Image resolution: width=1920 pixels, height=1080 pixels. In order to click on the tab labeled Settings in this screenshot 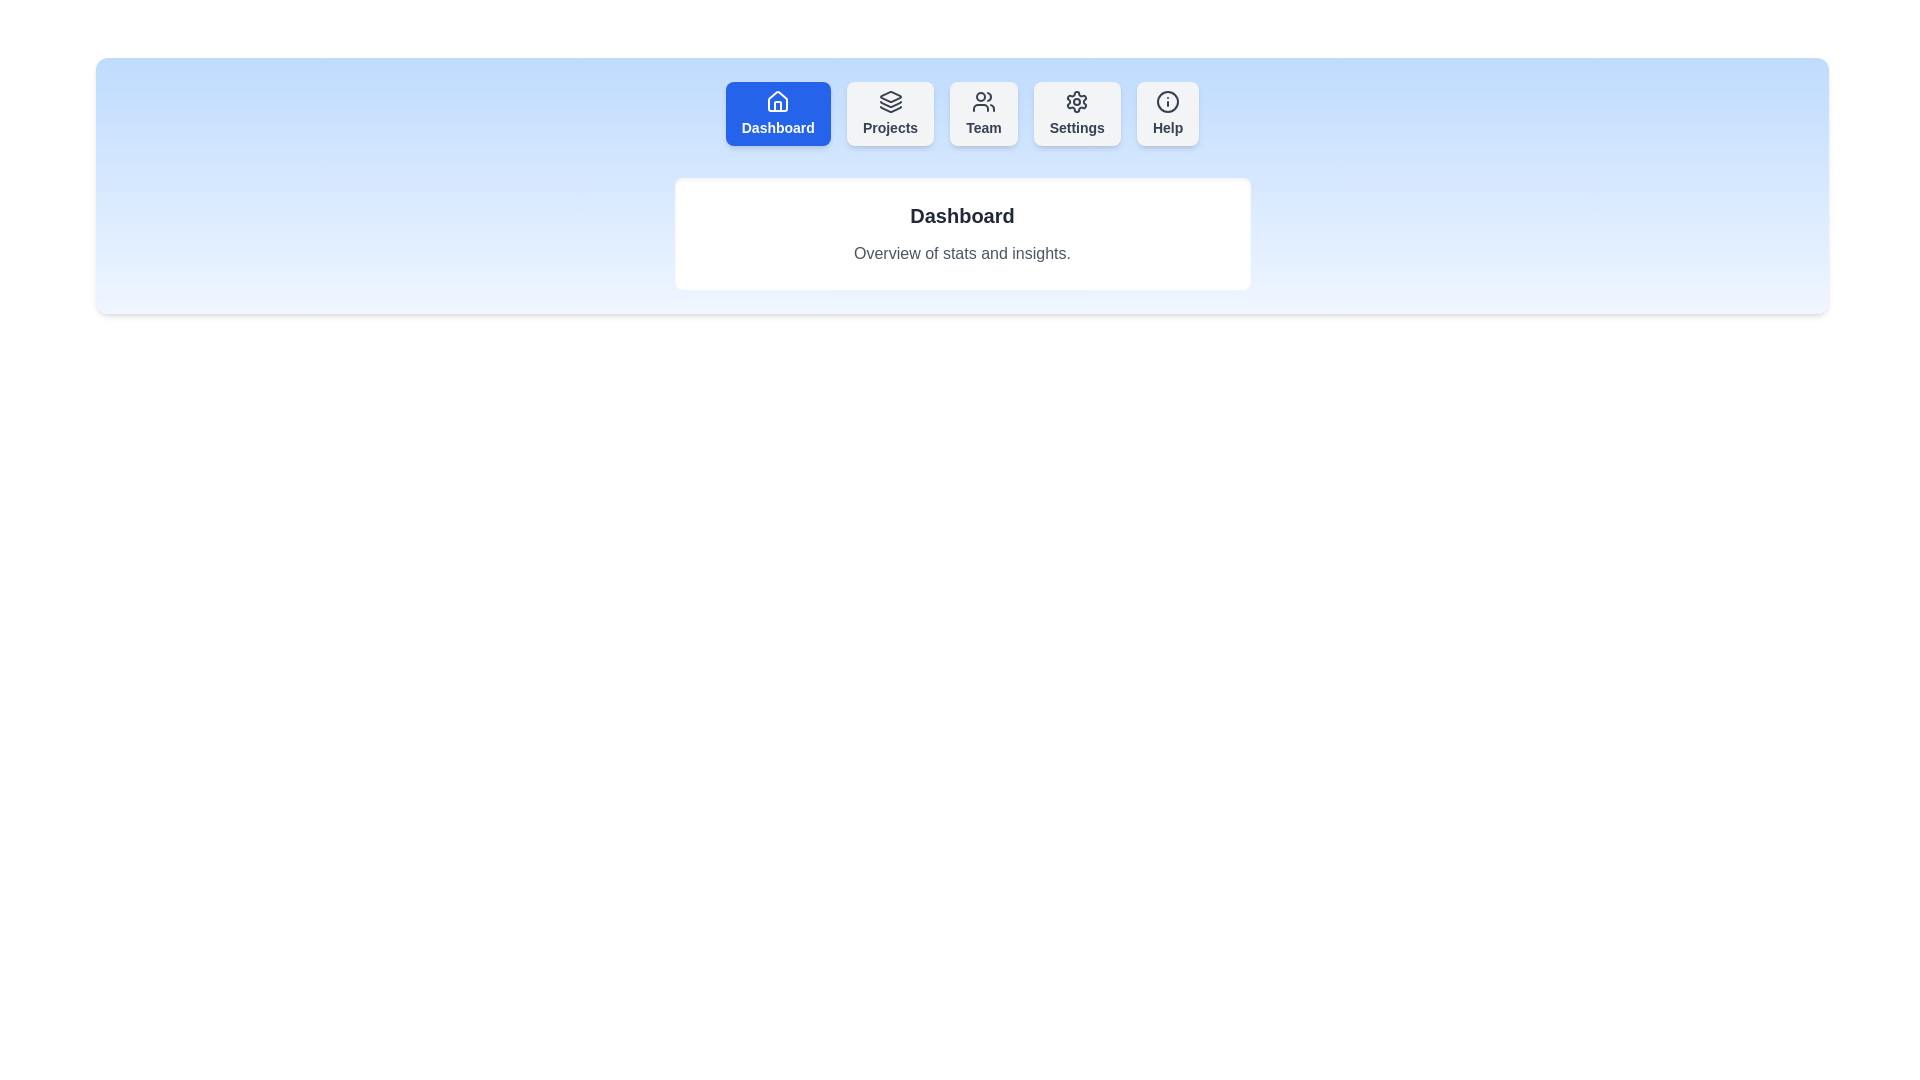, I will do `click(1076, 114)`.